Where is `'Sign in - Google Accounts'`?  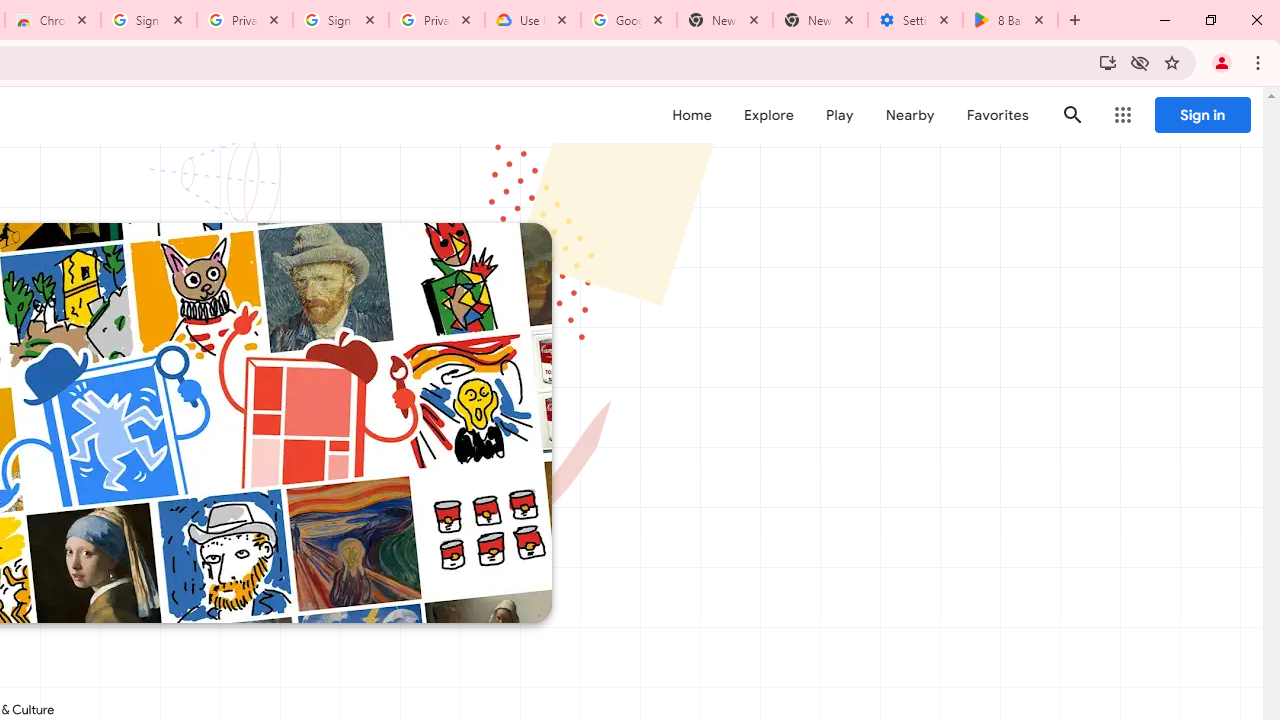 'Sign in - Google Accounts' is located at coordinates (148, 20).